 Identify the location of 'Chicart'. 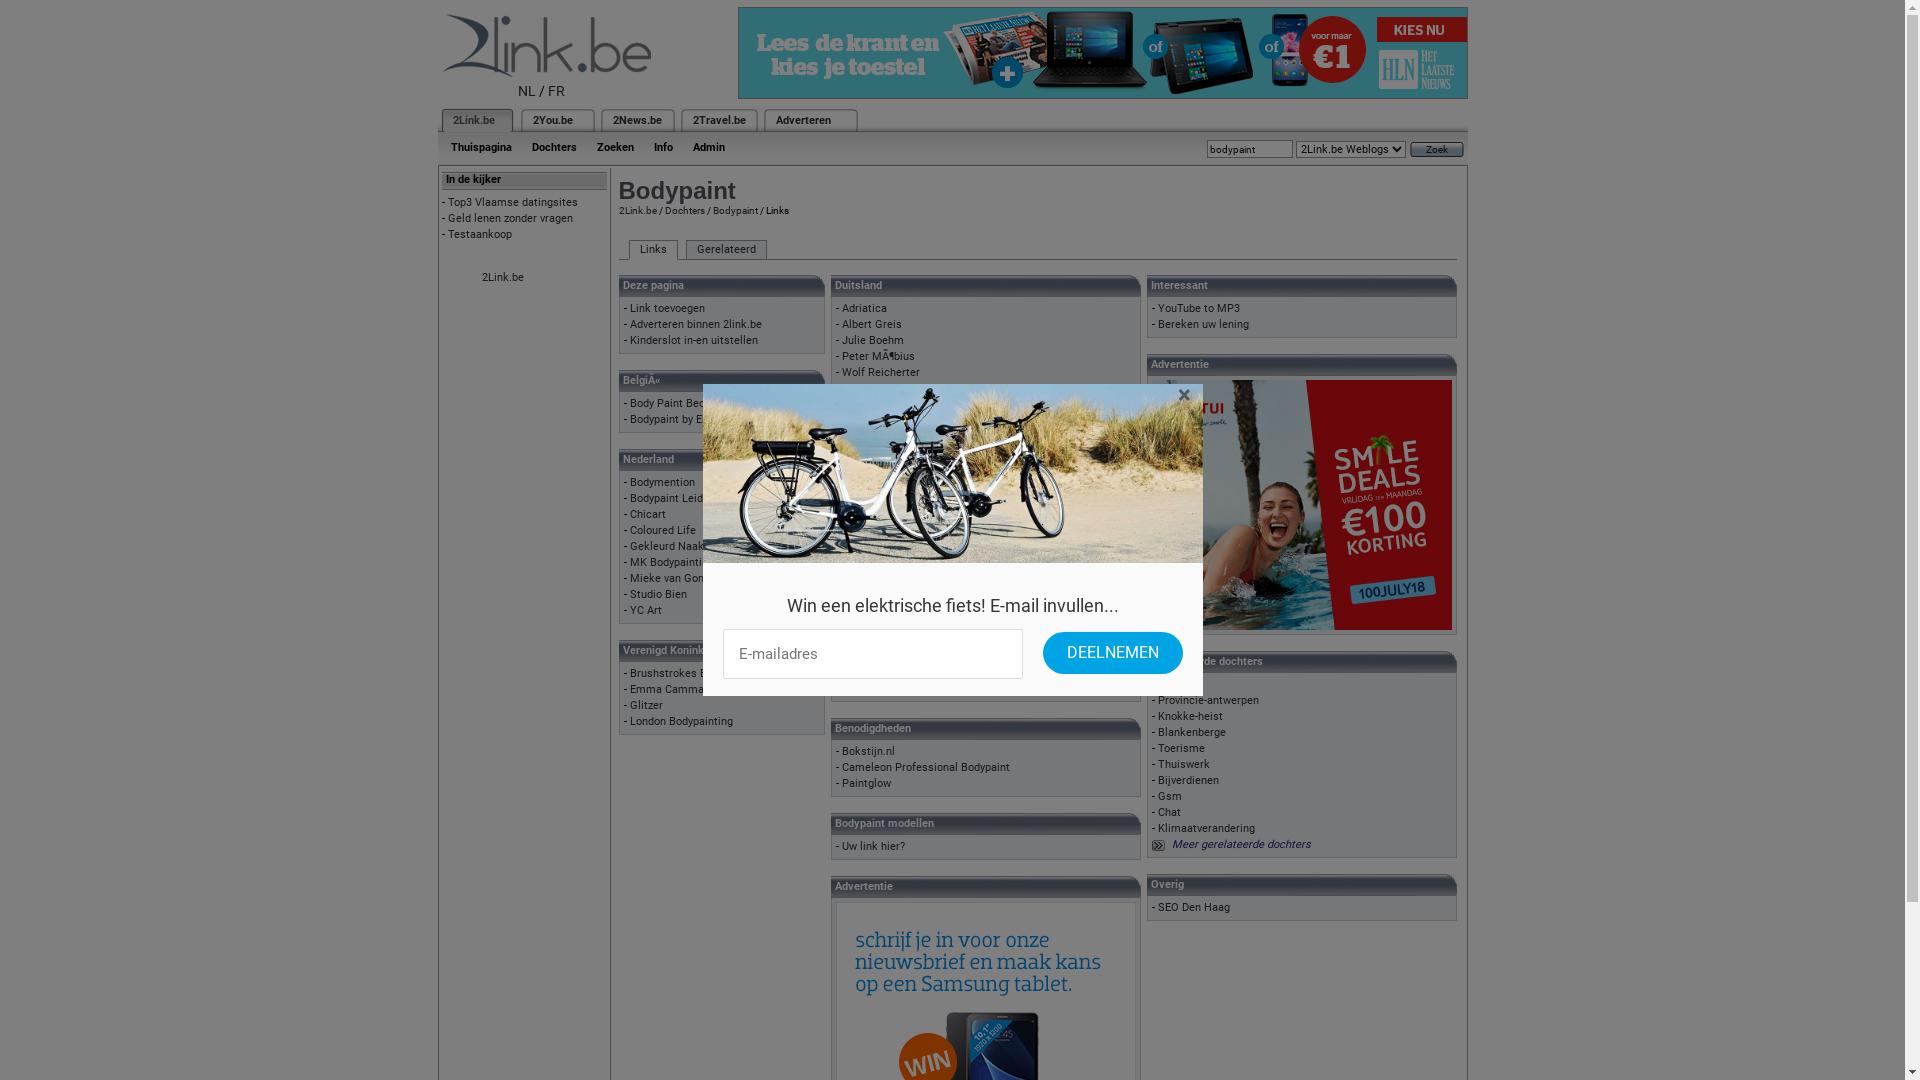
(648, 513).